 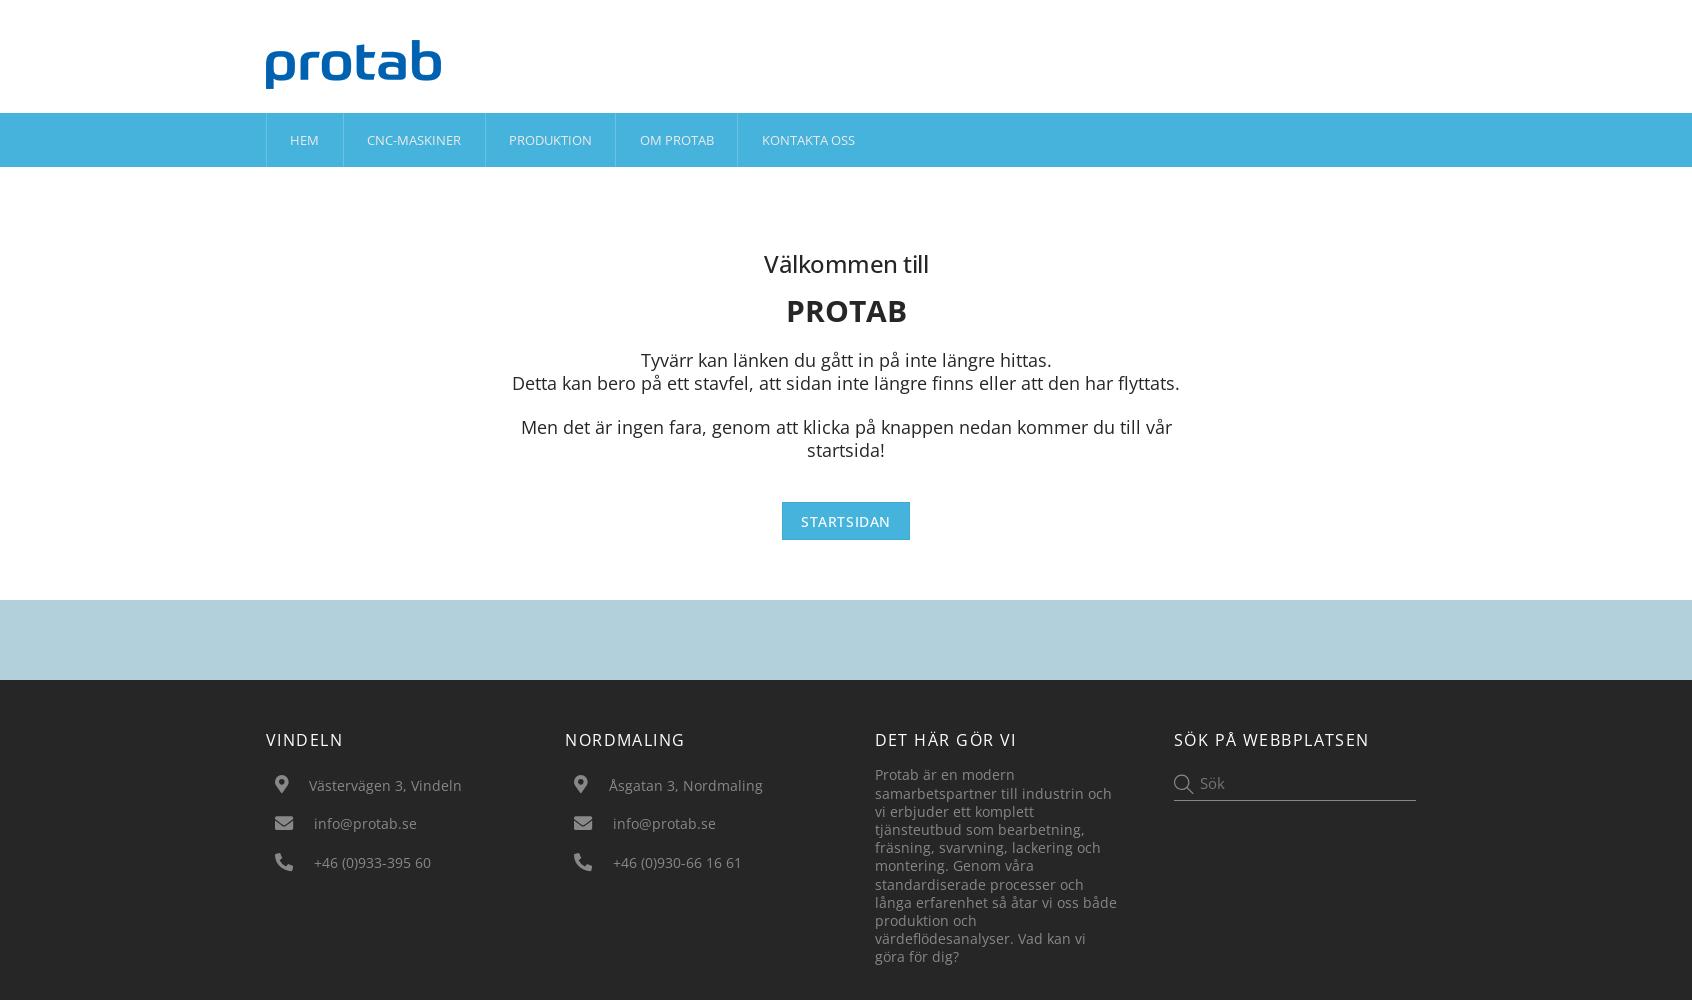 I want to click on 'Vindeln', so click(x=265, y=738).